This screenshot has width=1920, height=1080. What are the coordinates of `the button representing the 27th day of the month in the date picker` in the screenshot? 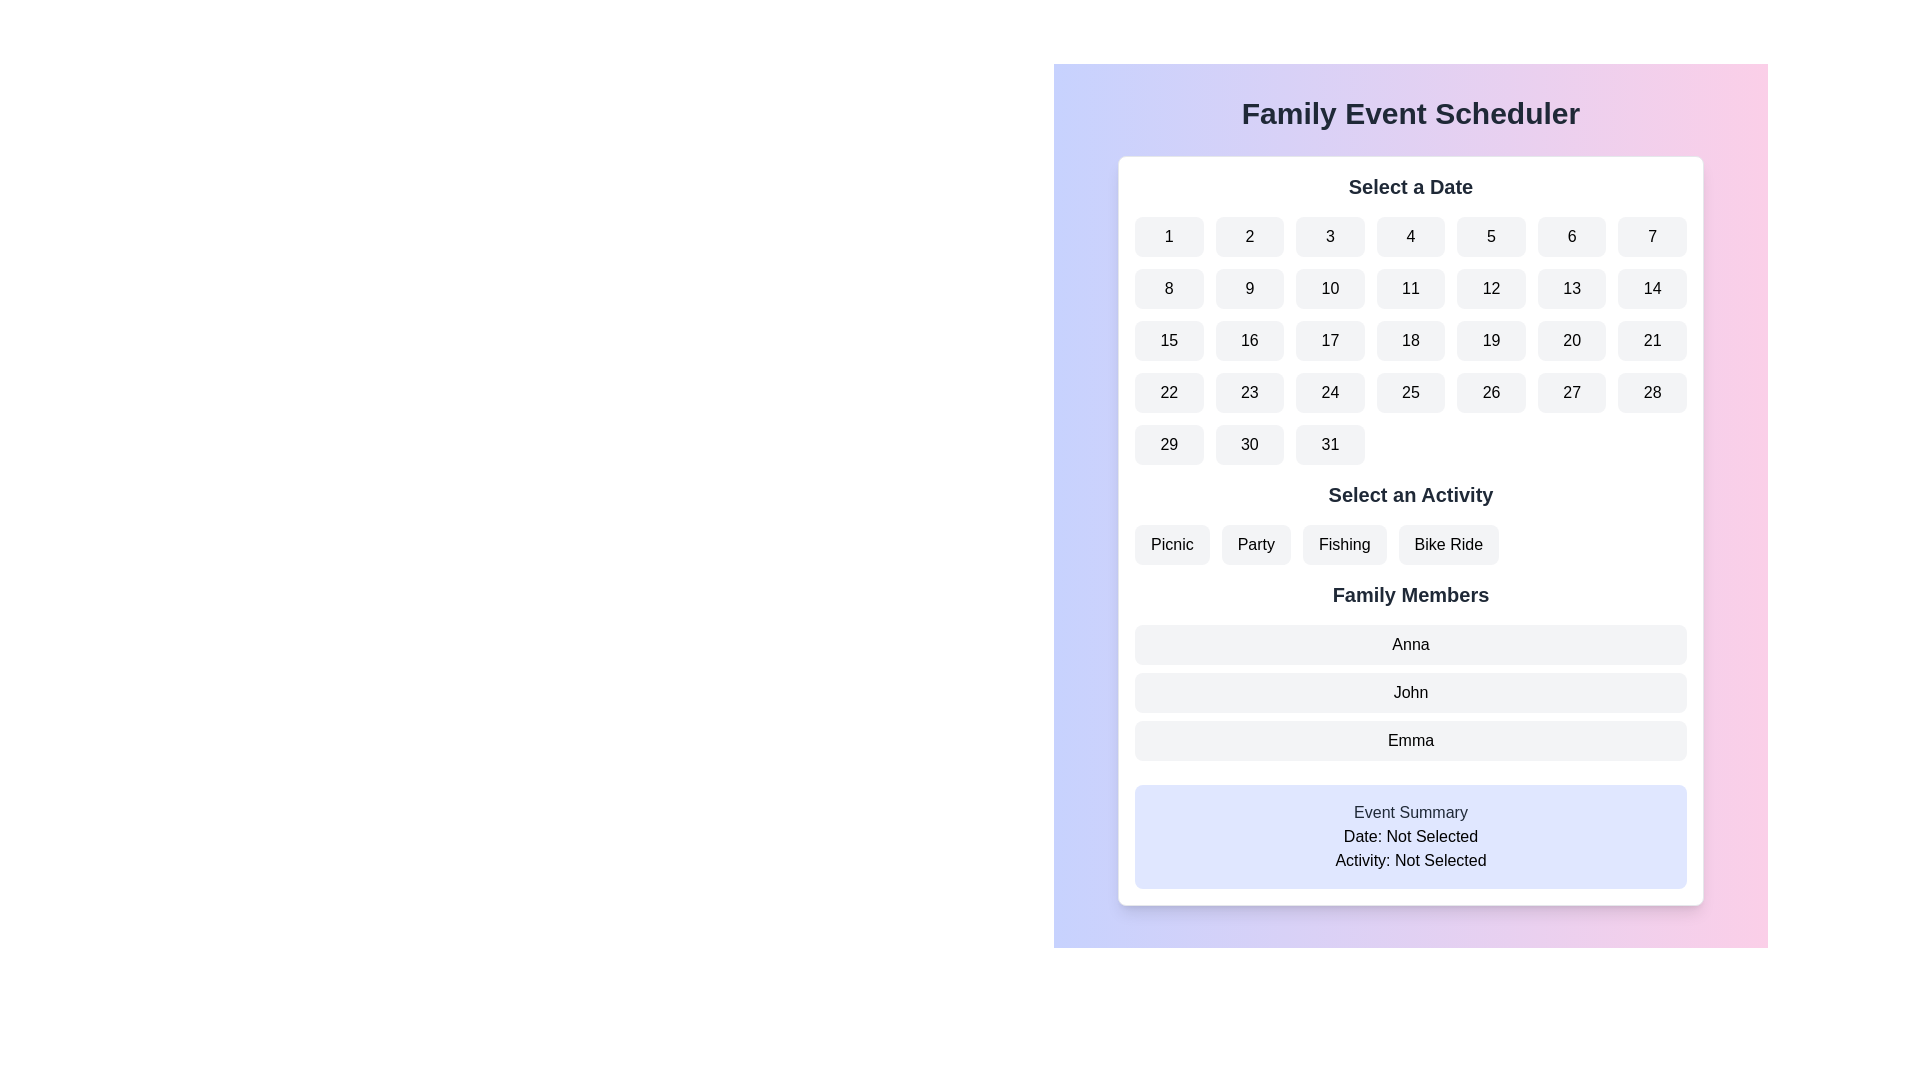 It's located at (1571, 393).